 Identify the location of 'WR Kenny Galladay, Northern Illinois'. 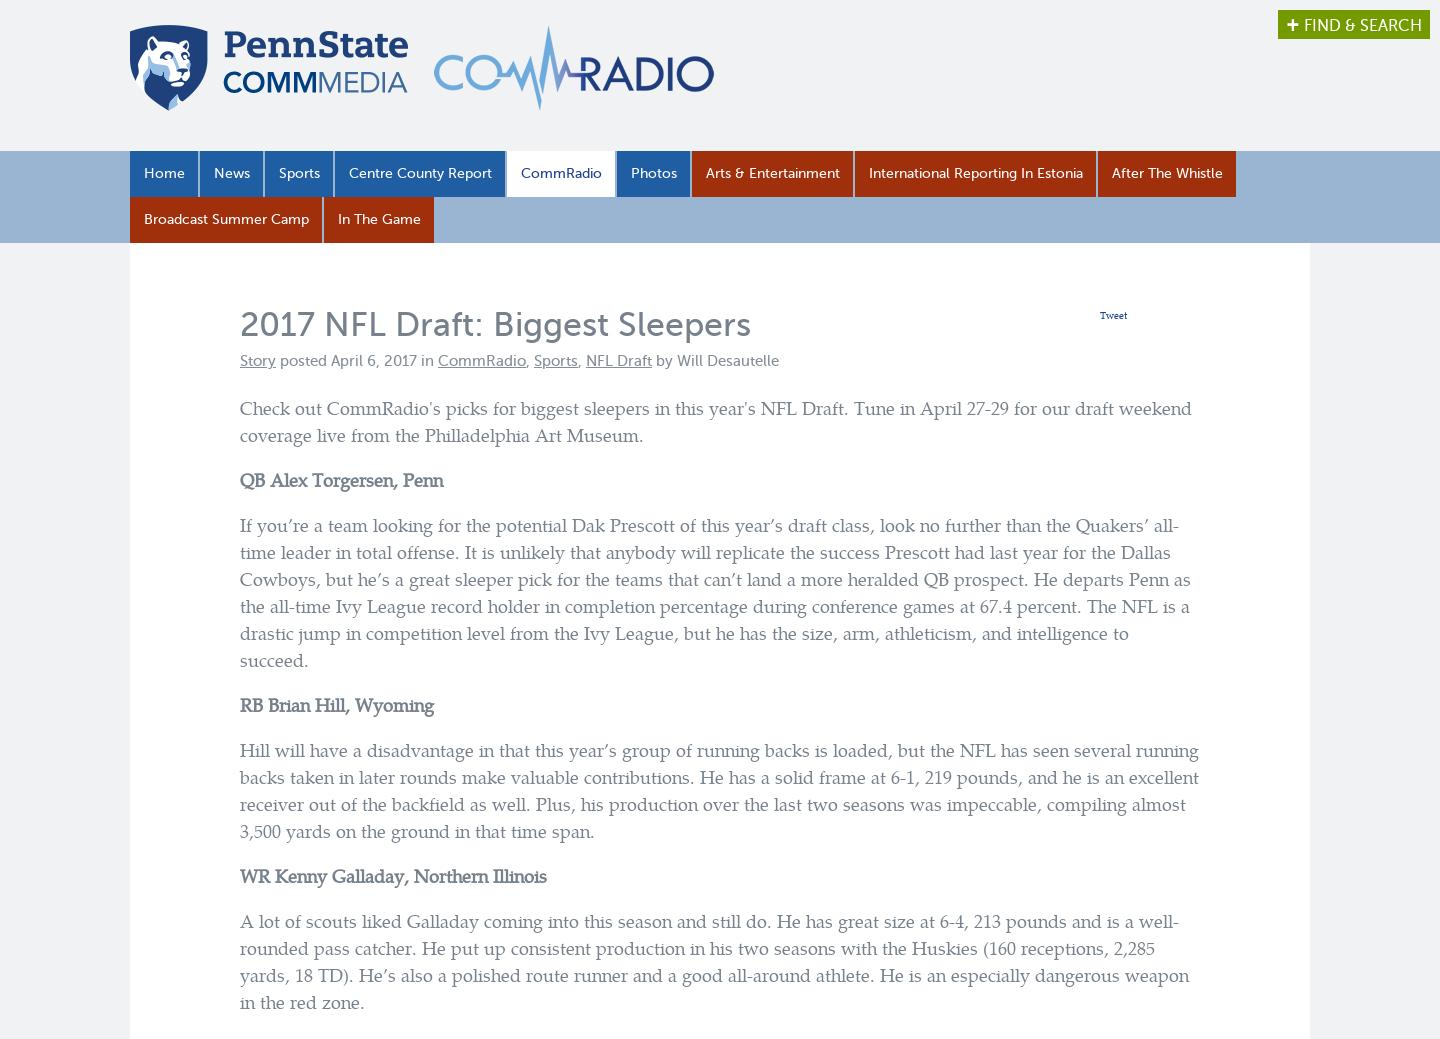
(392, 875).